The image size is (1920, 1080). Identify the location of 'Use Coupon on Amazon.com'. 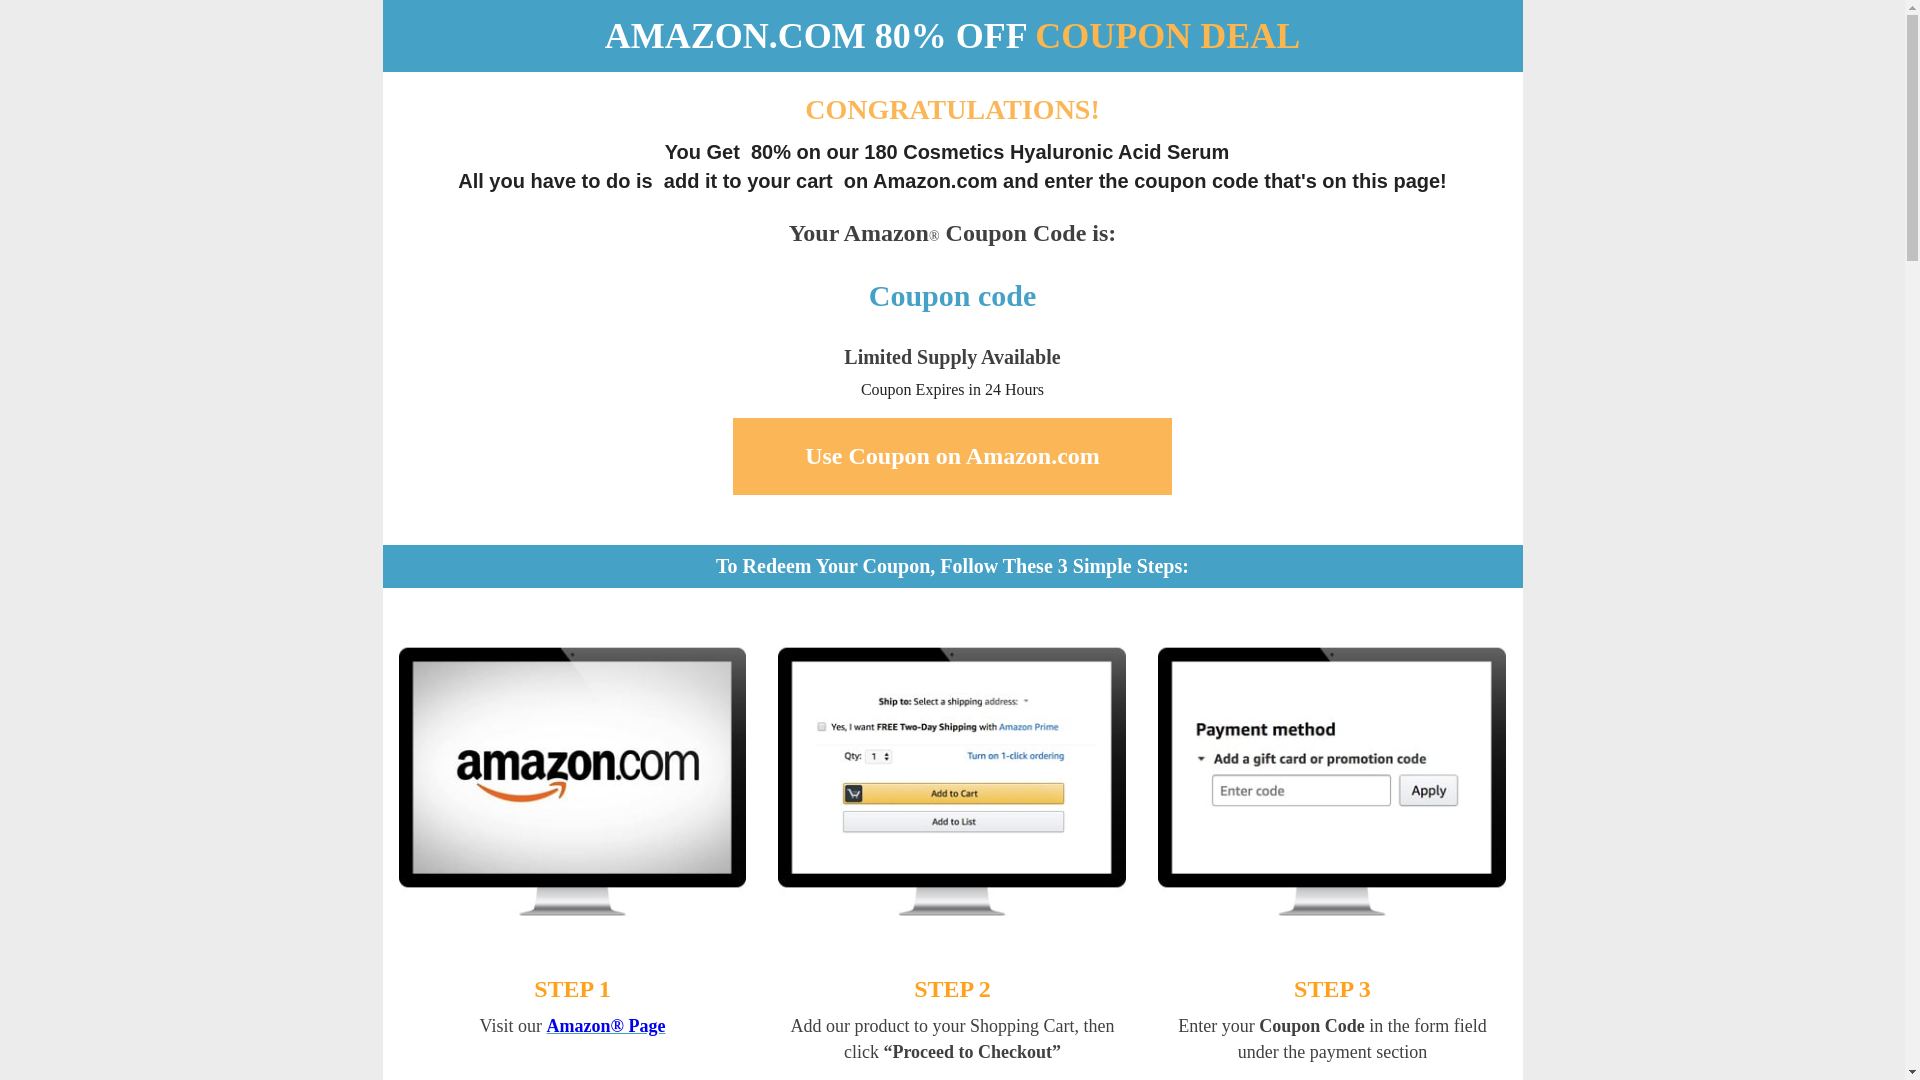
(951, 456).